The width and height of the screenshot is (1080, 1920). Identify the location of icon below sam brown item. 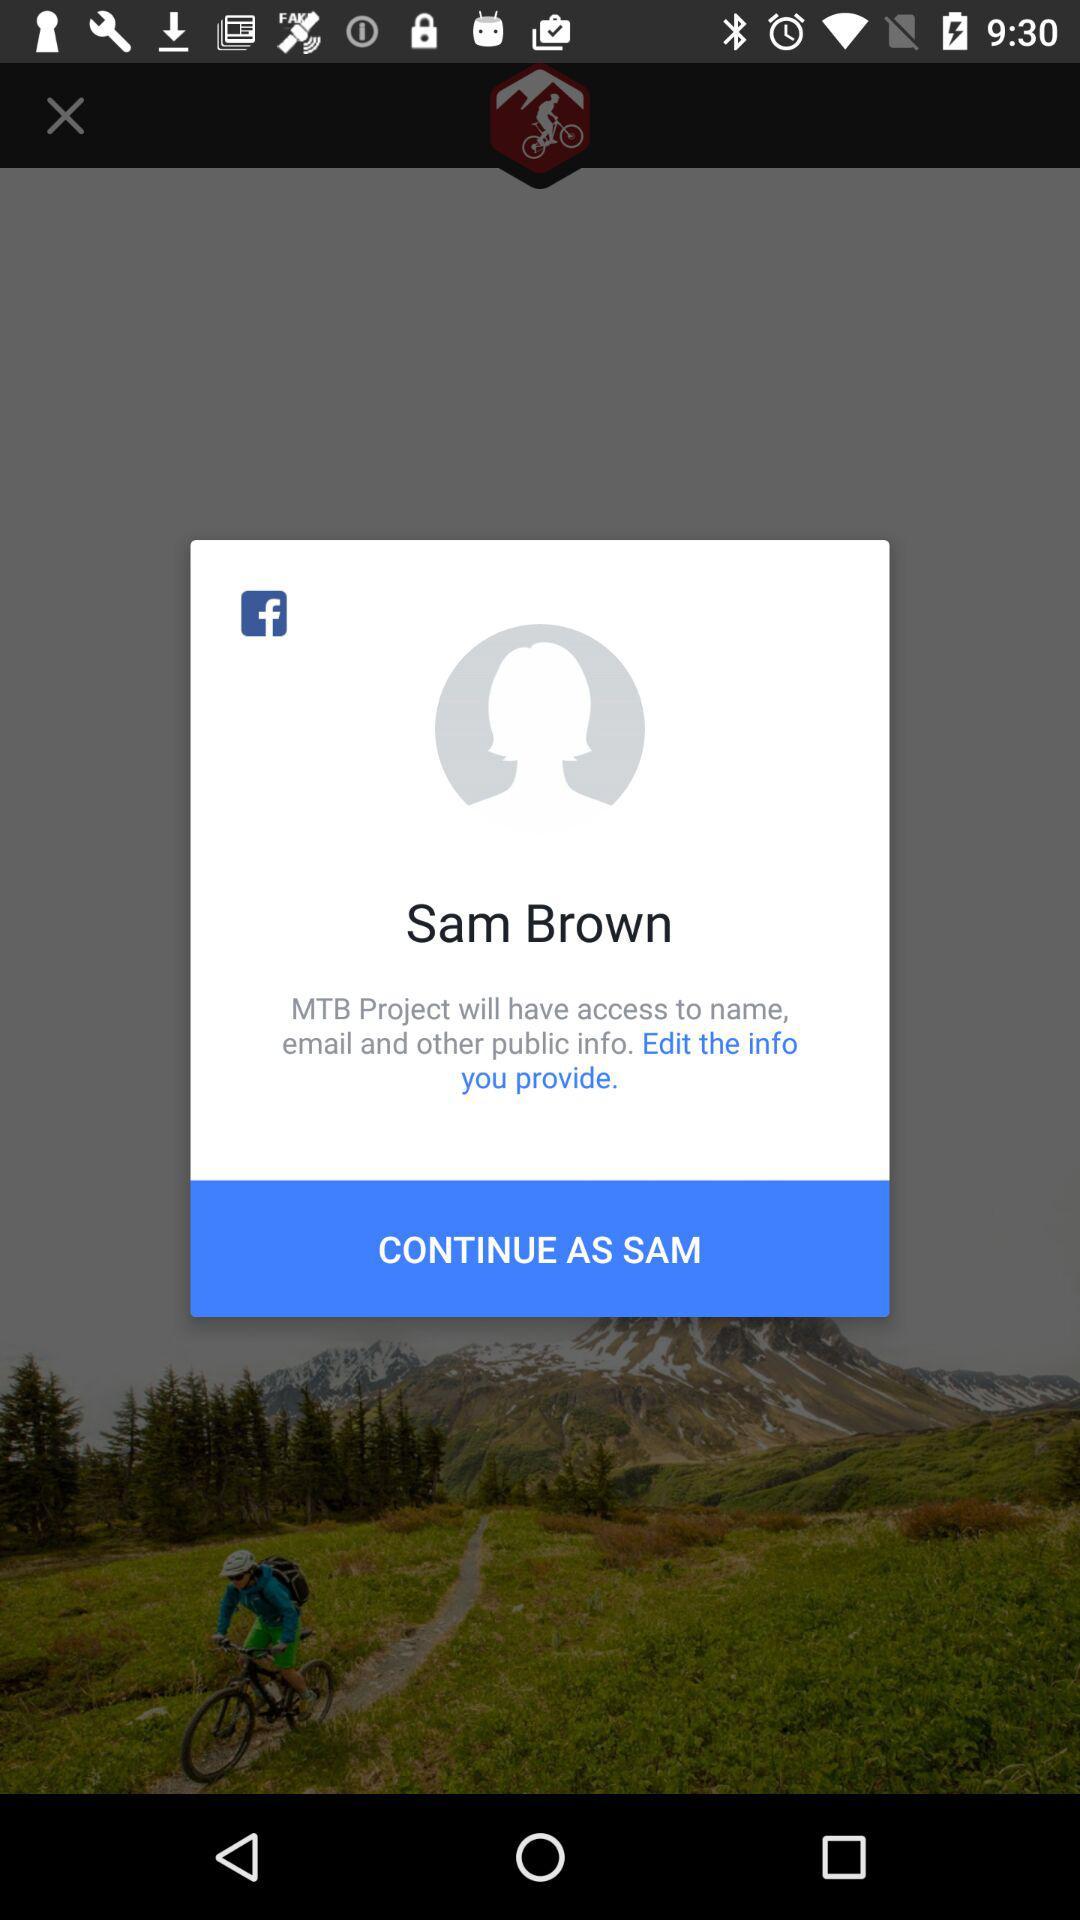
(540, 1041).